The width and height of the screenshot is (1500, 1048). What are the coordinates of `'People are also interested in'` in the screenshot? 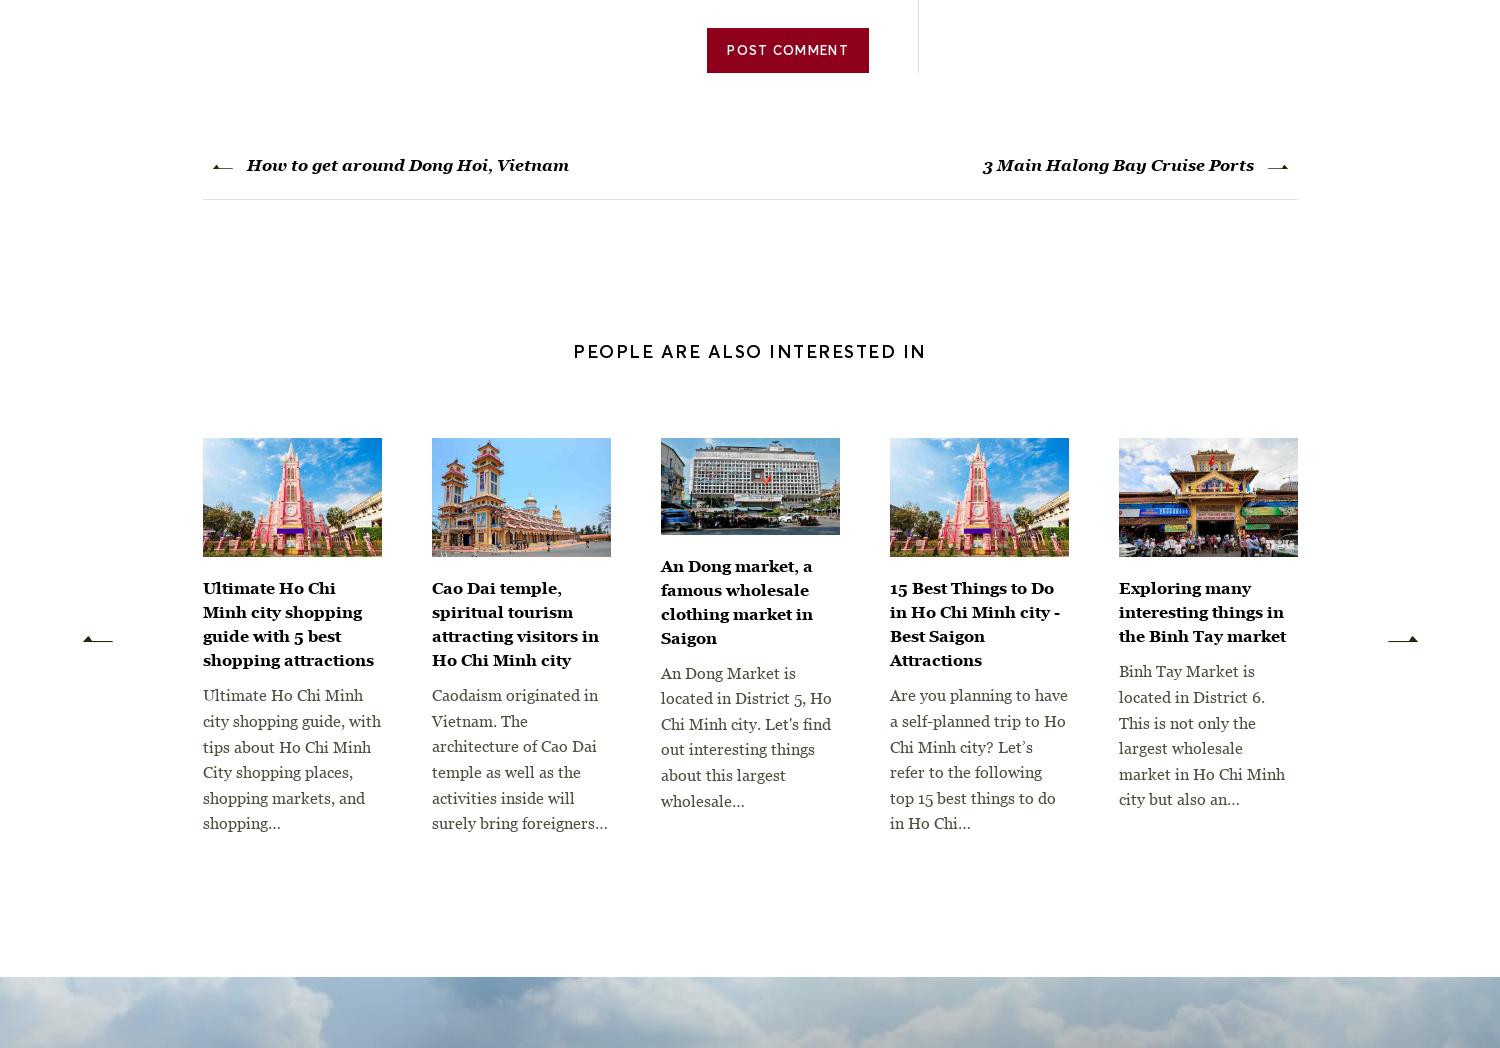 It's located at (748, 349).